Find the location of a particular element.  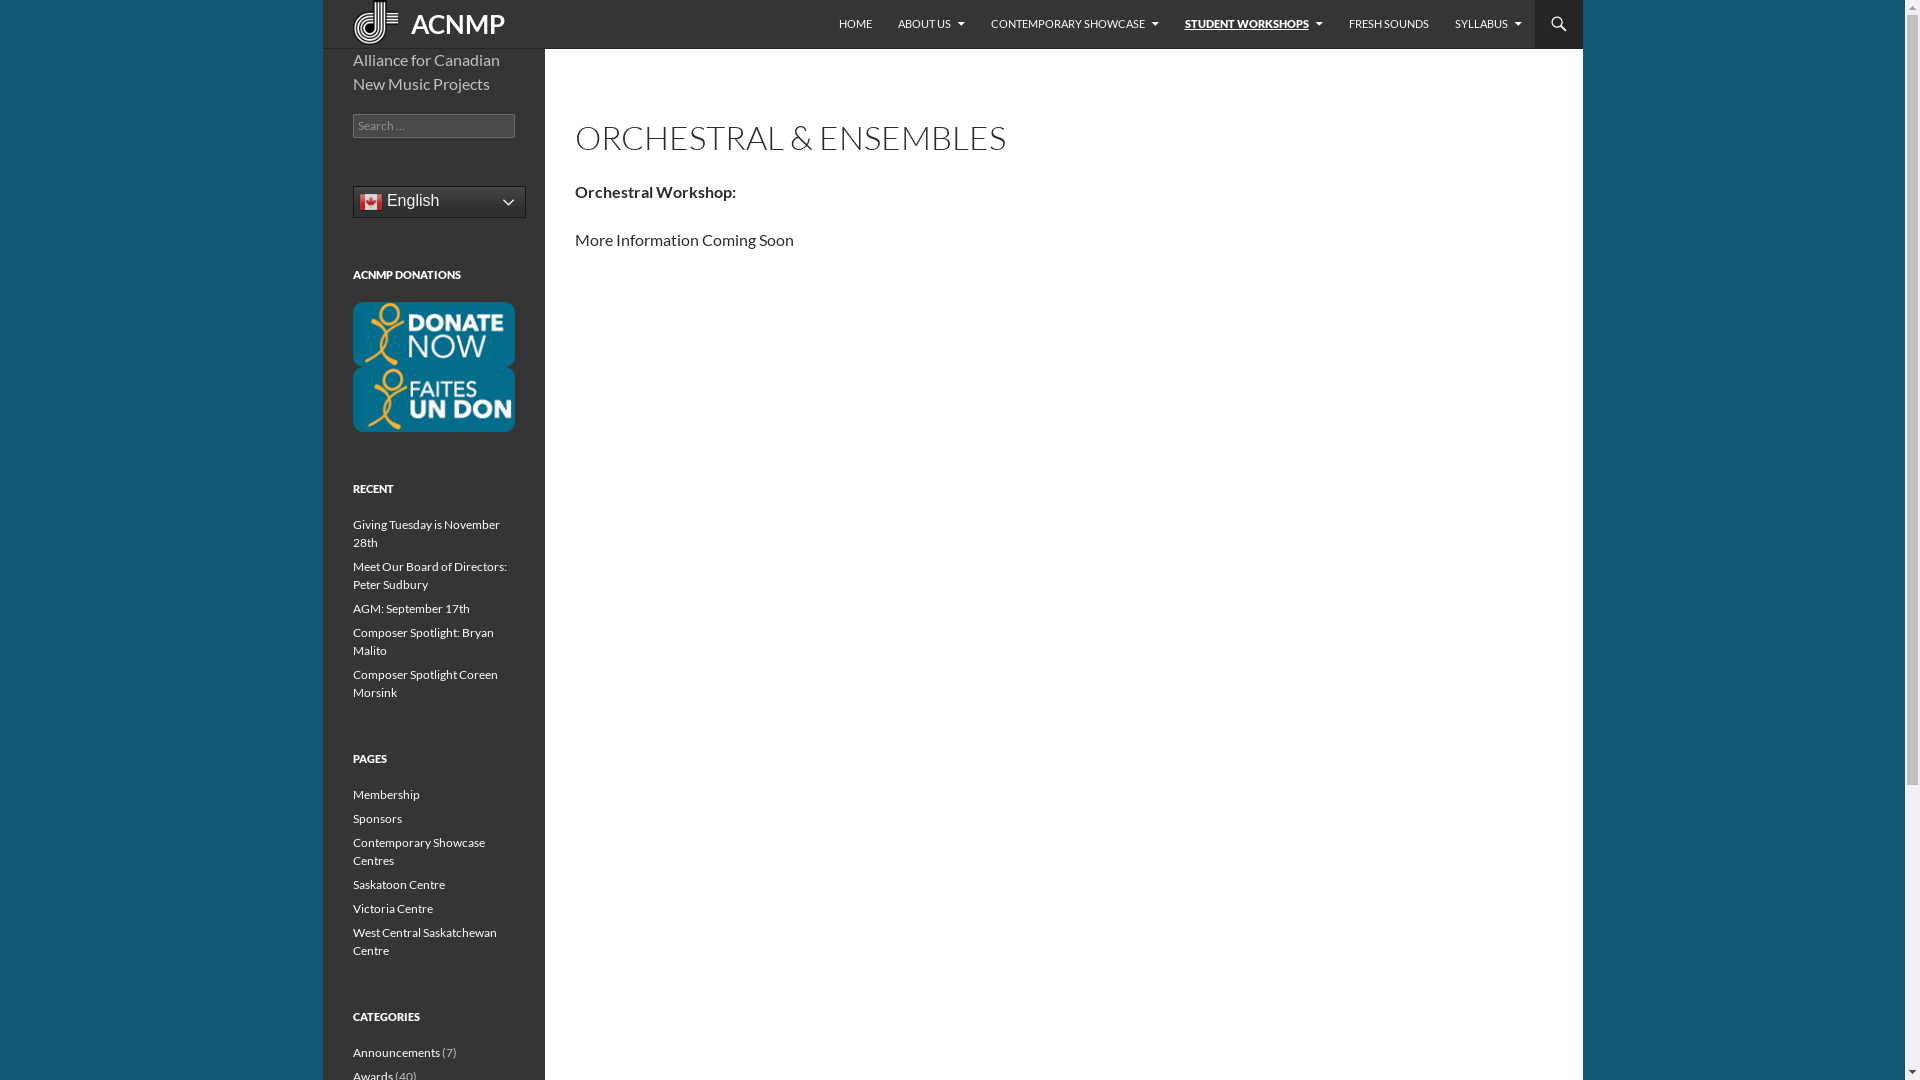

'ACNMP' is located at coordinates (420, 23).